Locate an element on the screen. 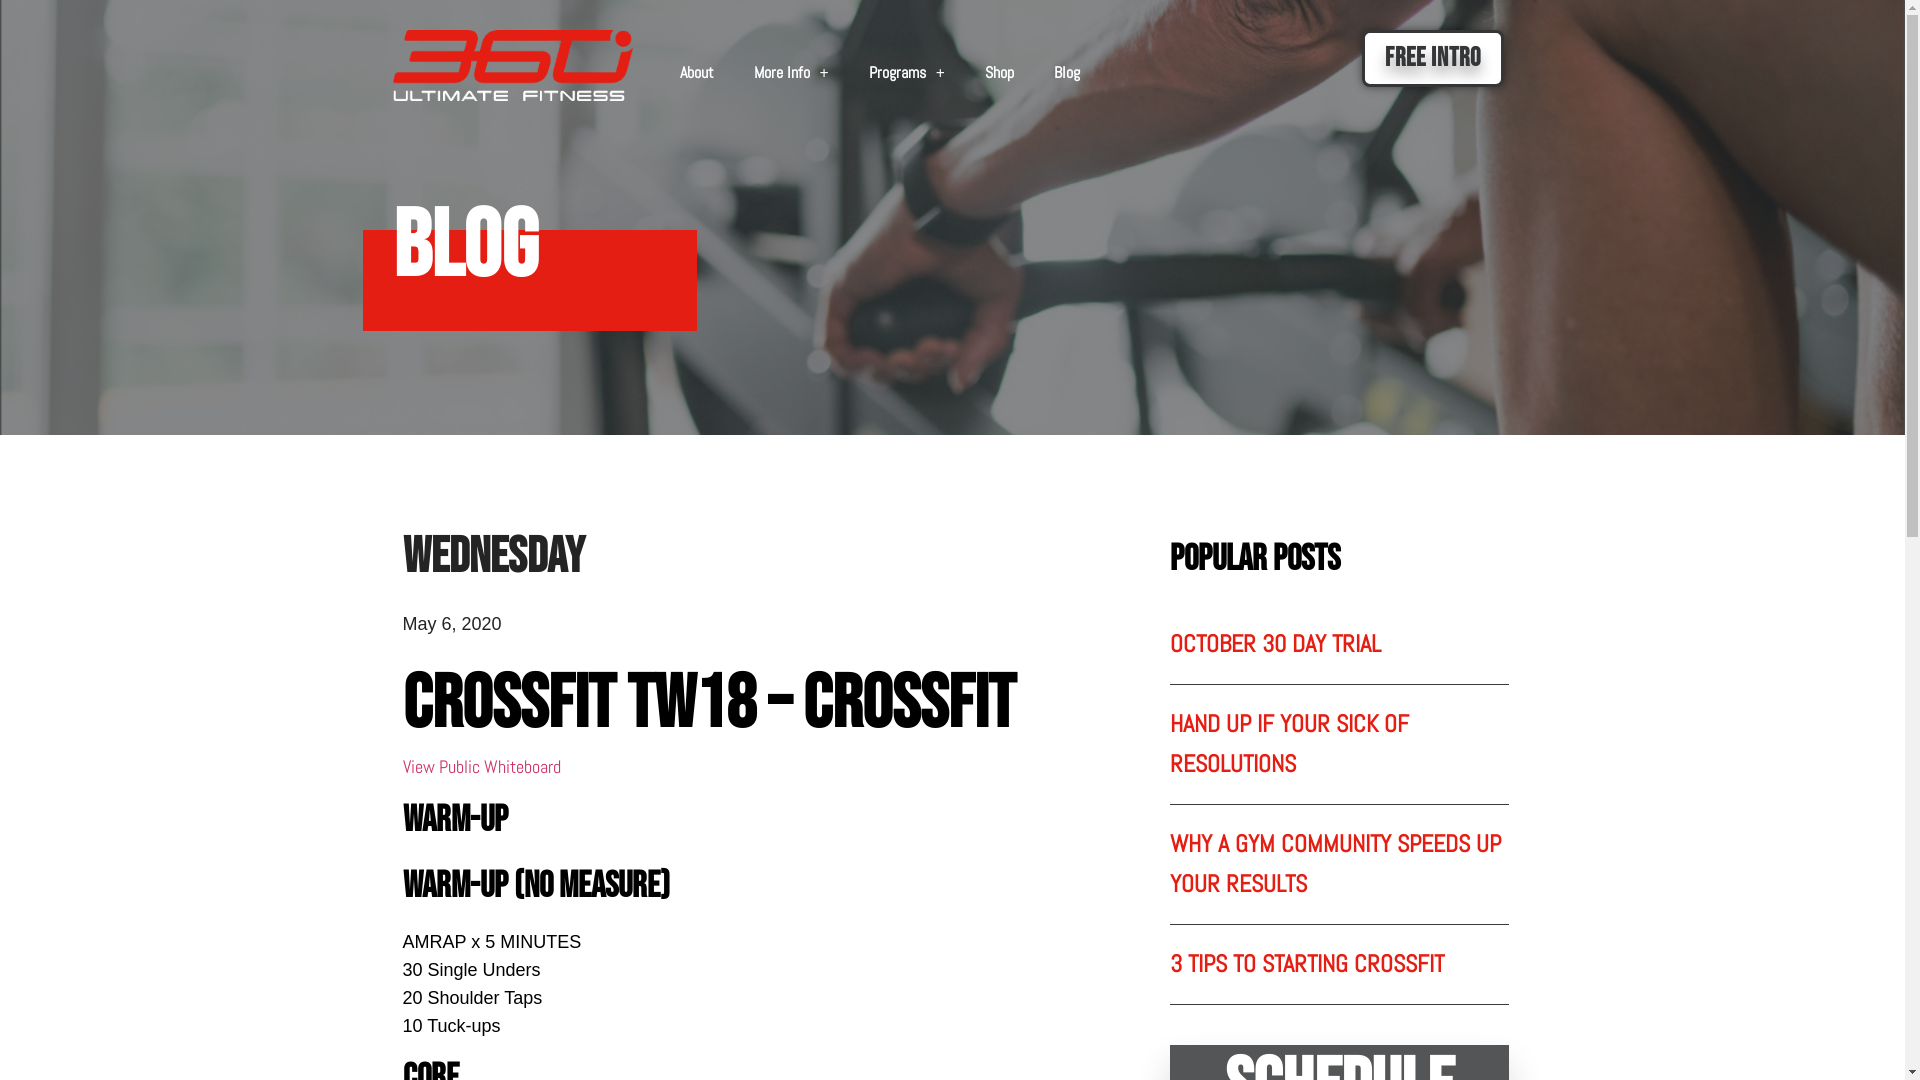  'FREE INTRO' is located at coordinates (1432, 57).